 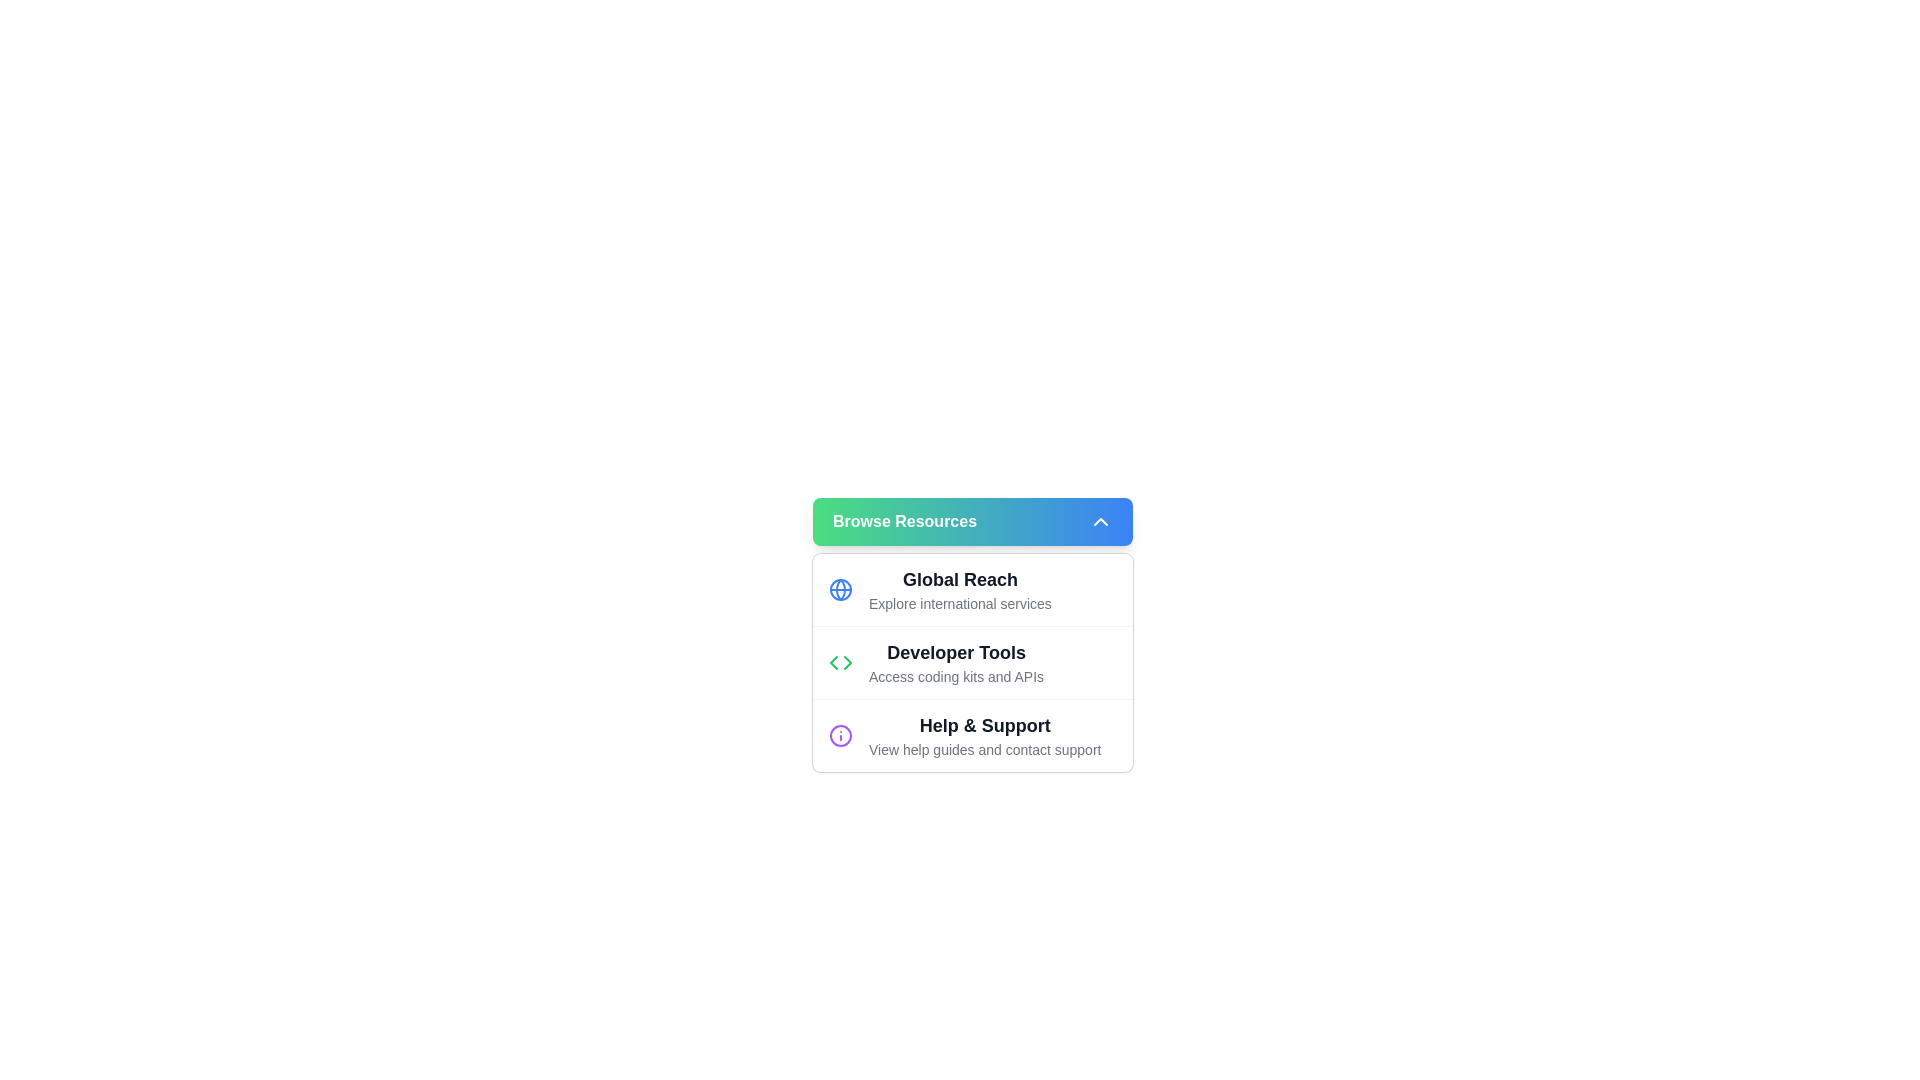 I want to click on the descriptive text label located under the 'Global Reach' title in the dropdown panel, which provides additional context about the section, so click(x=960, y=603).